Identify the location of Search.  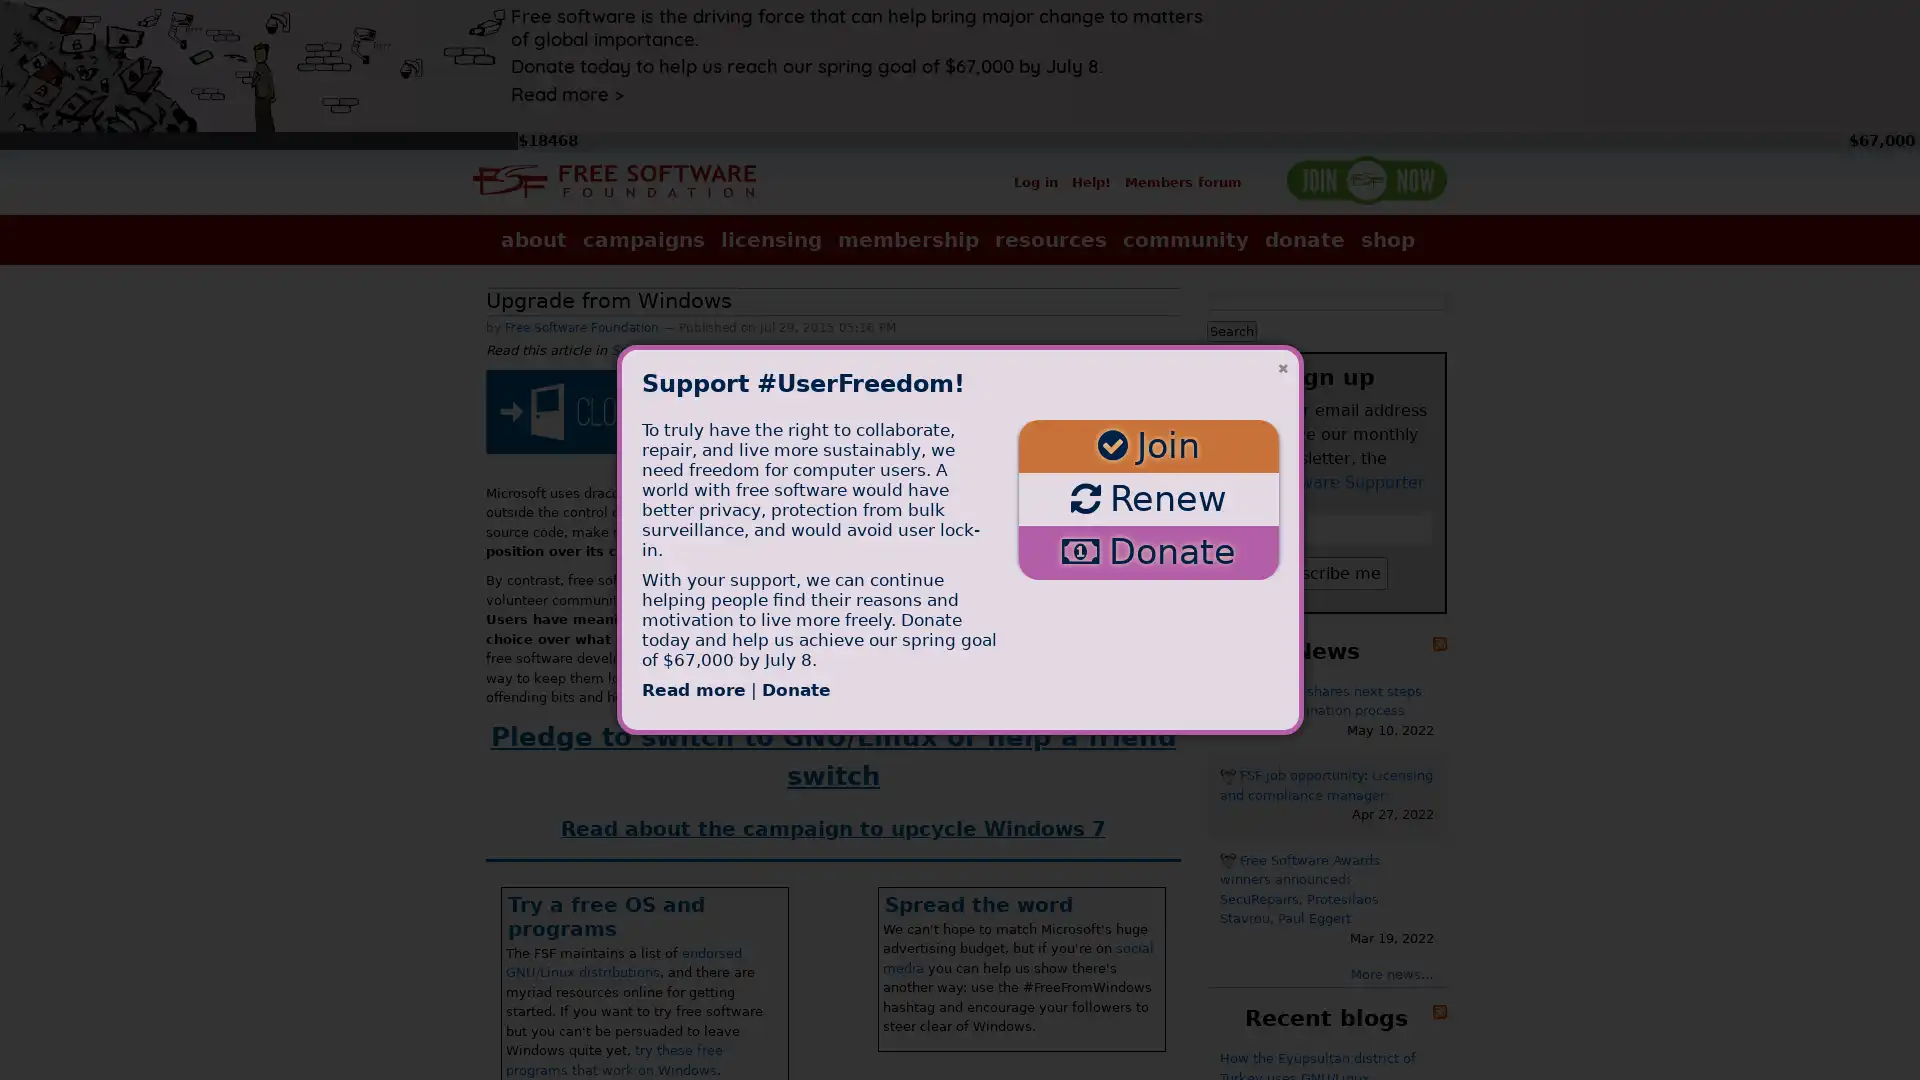
(1231, 329).